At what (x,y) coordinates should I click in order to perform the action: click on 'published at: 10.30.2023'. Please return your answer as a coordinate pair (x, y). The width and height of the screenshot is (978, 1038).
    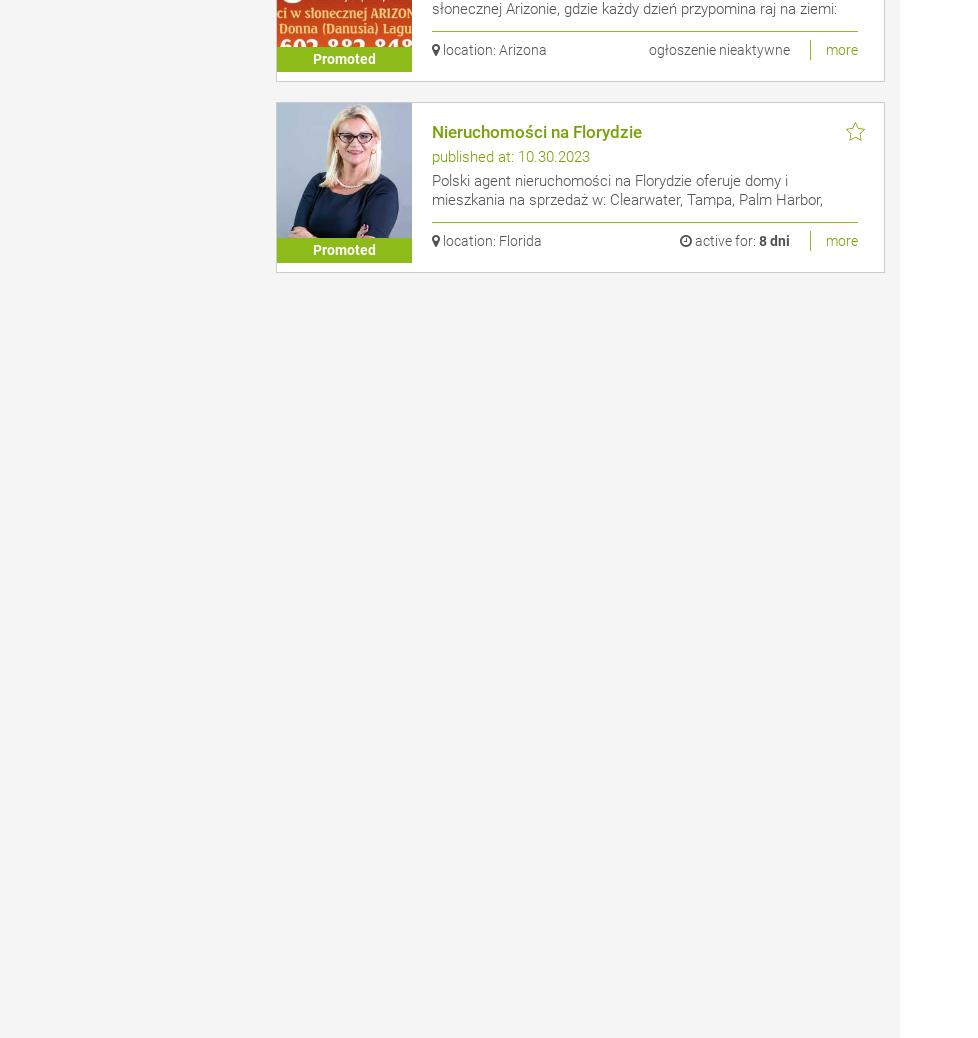
    Looking at the image, I should click on (510, 156).